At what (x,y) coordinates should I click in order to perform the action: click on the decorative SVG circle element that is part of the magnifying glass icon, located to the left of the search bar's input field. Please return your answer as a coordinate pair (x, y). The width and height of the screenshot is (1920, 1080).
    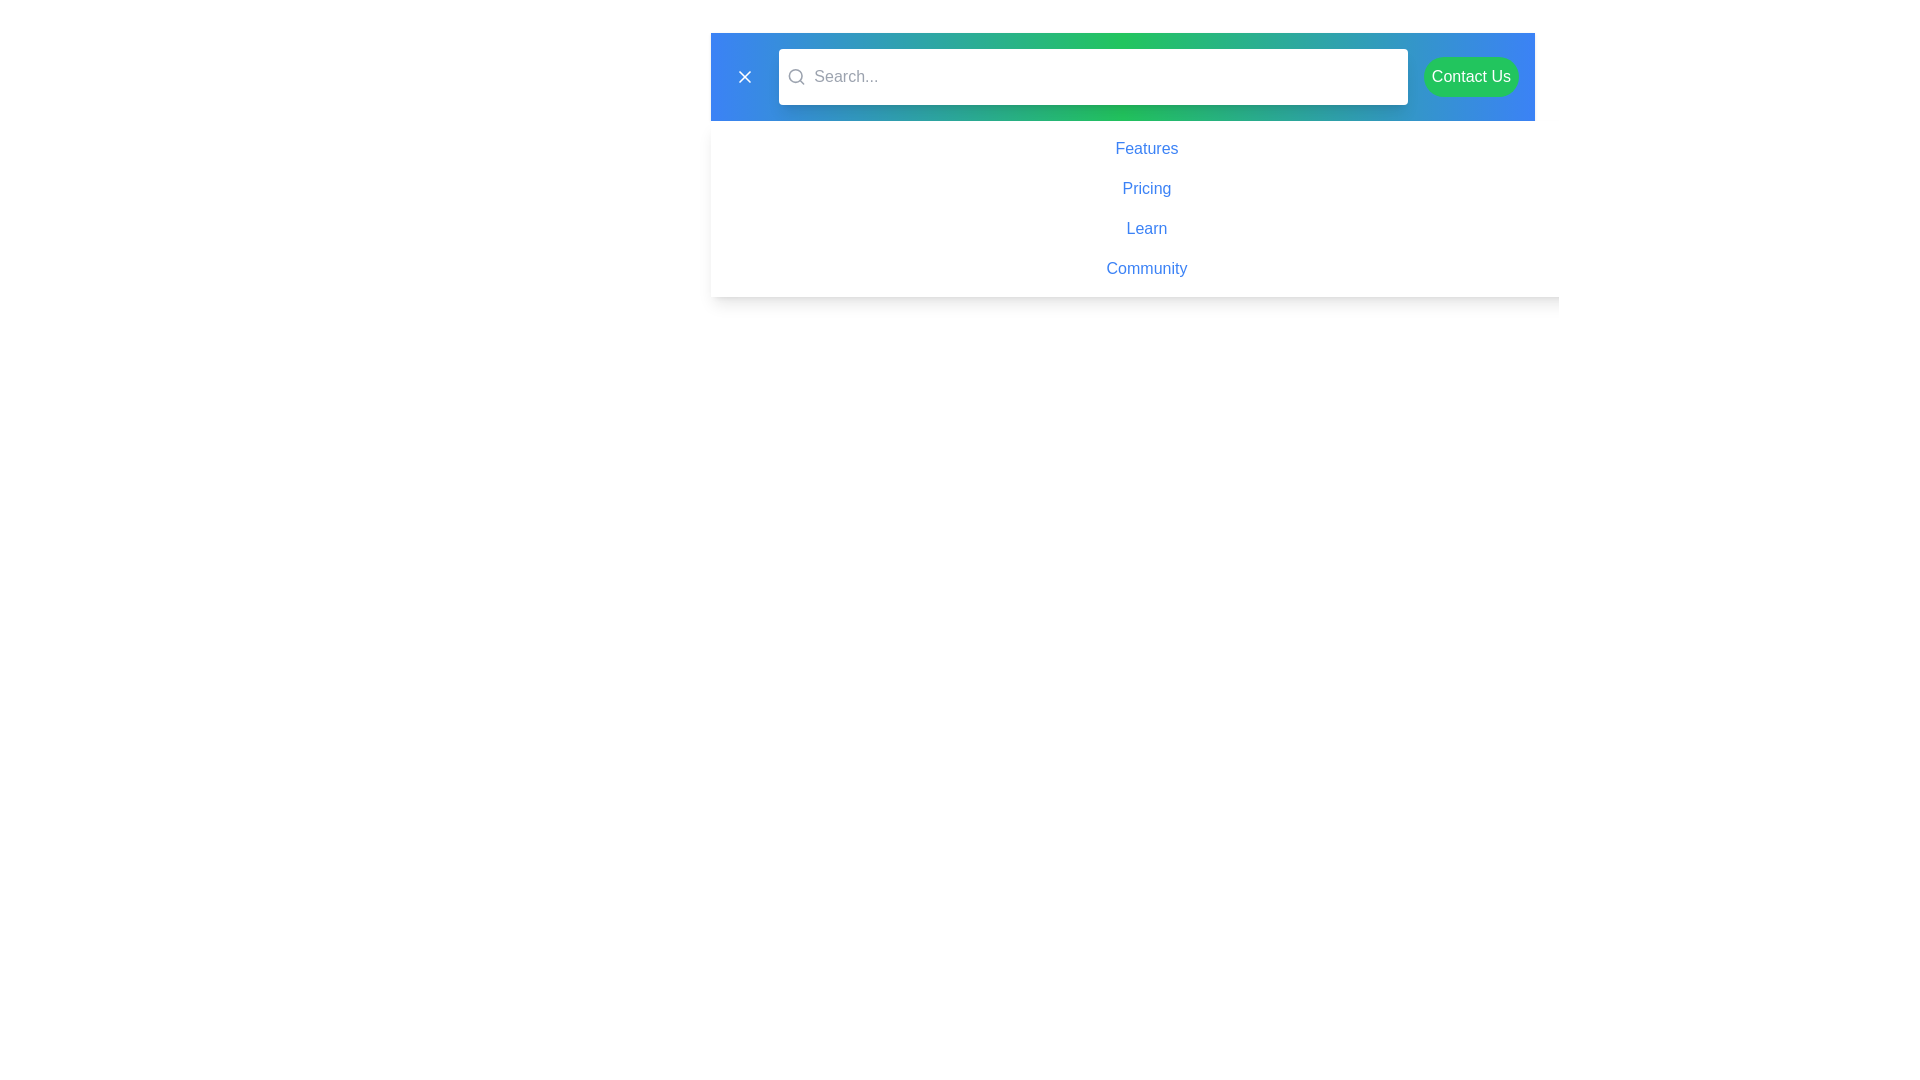
    Looking at the image, I should click on (794, 75).